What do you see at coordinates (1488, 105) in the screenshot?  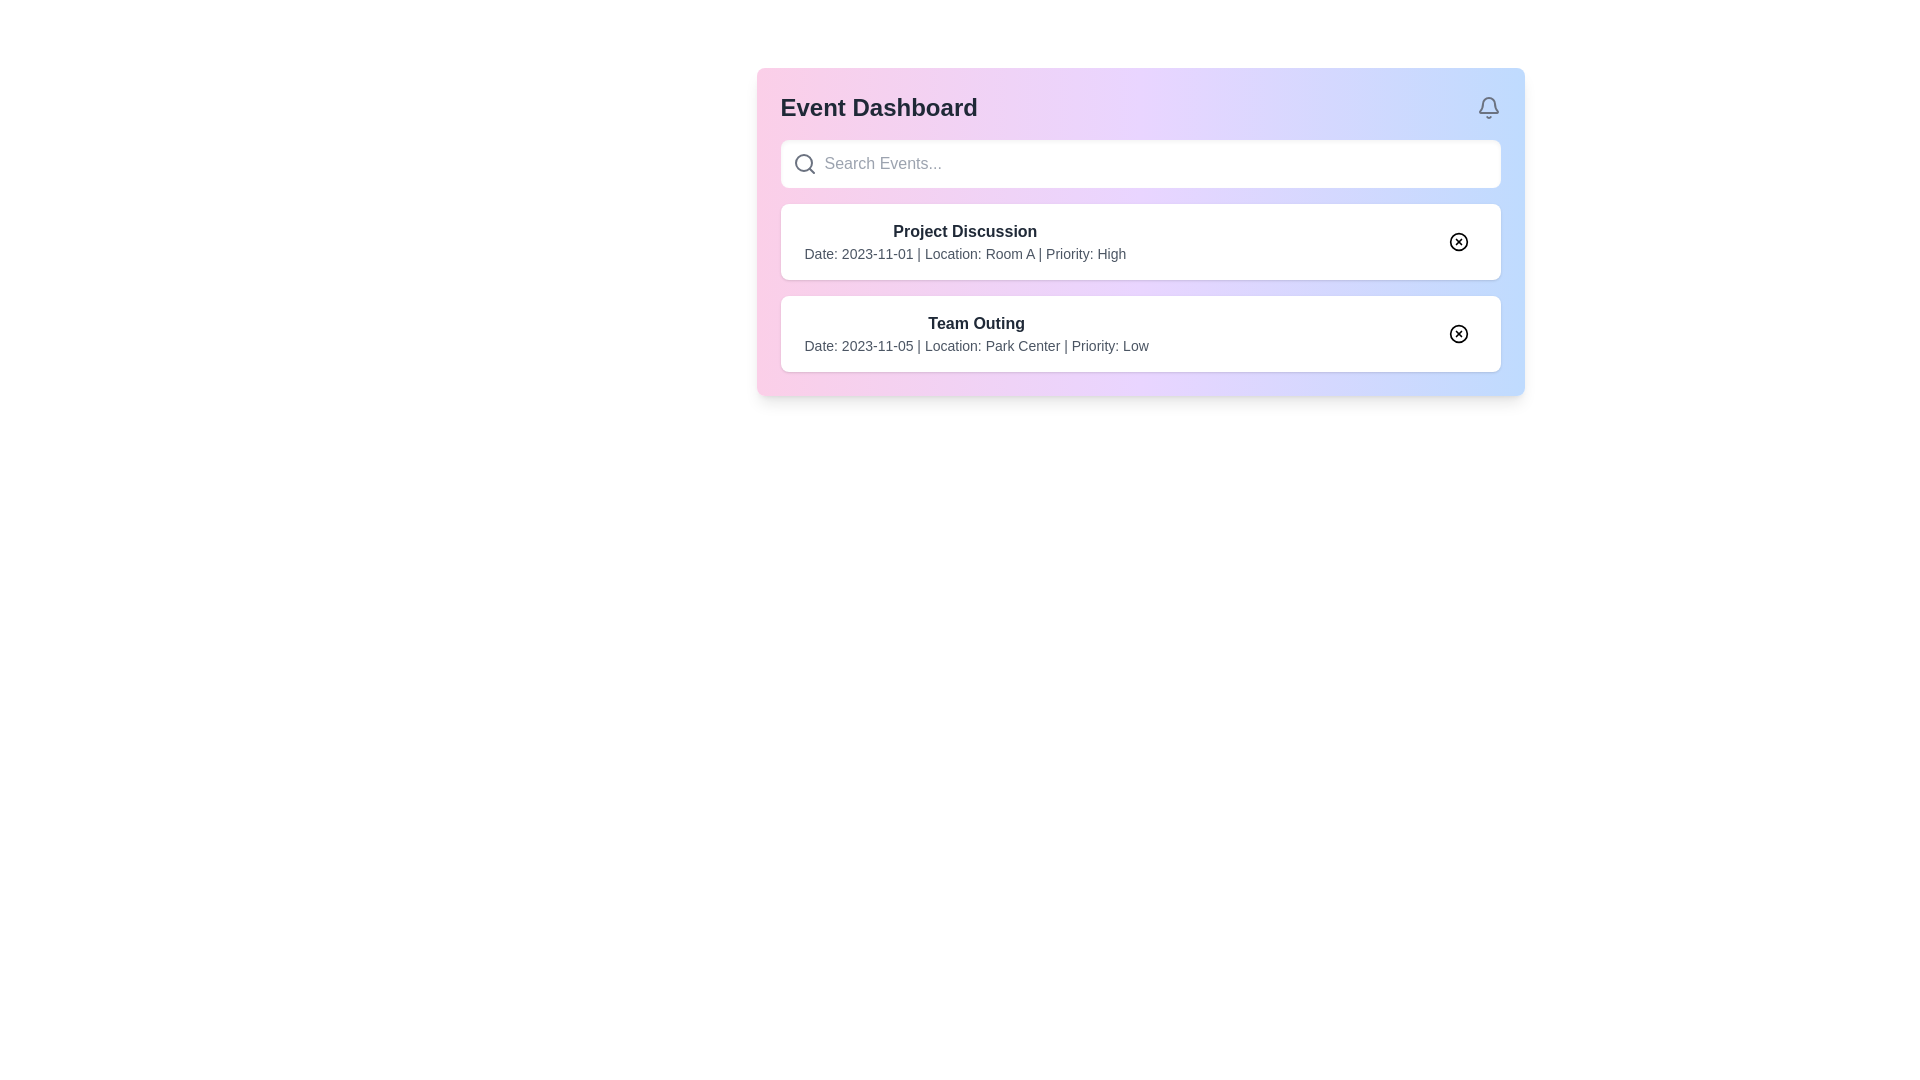 I see `the notification bell icon located in the top-right corner of the blue dashboard header, which is represented as a vector graphic and is non-interactive` at bounding box center [1488, 105].